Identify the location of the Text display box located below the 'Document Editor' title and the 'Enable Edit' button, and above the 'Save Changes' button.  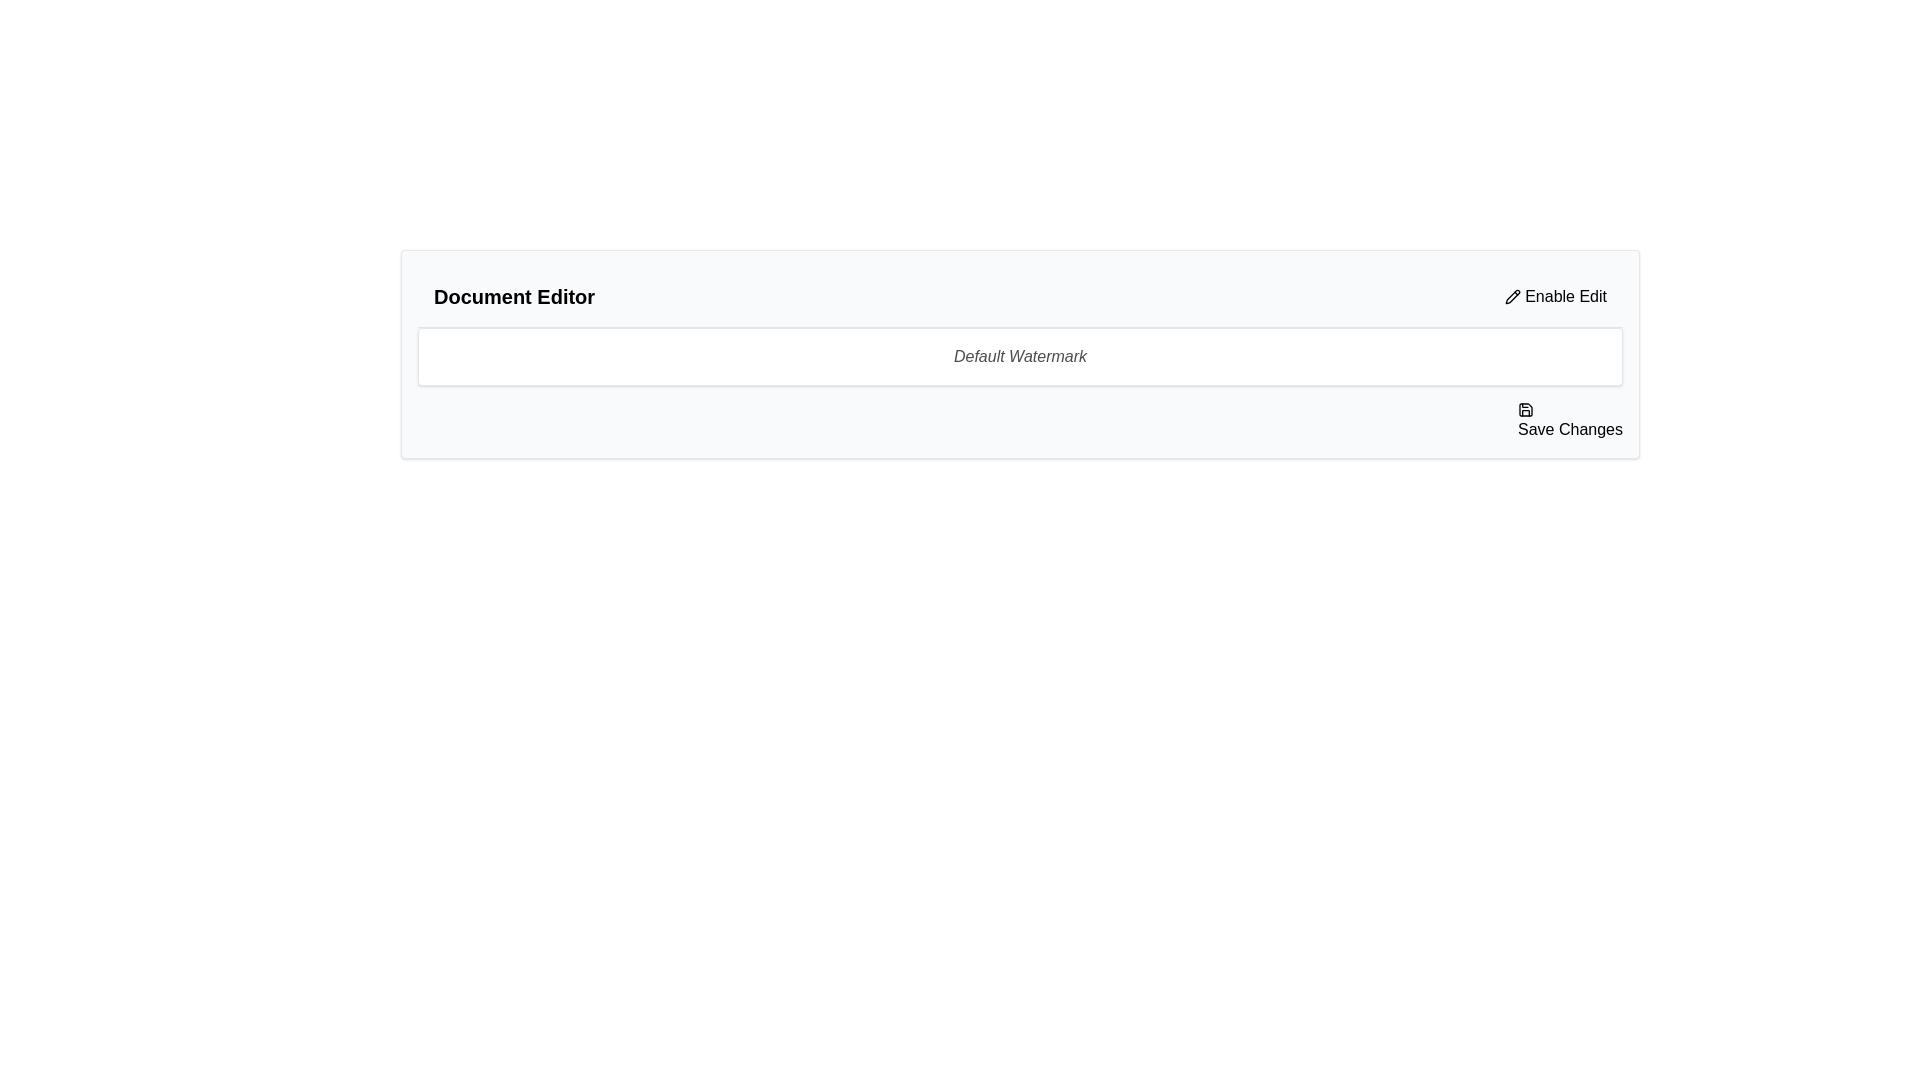
(1020, 356).